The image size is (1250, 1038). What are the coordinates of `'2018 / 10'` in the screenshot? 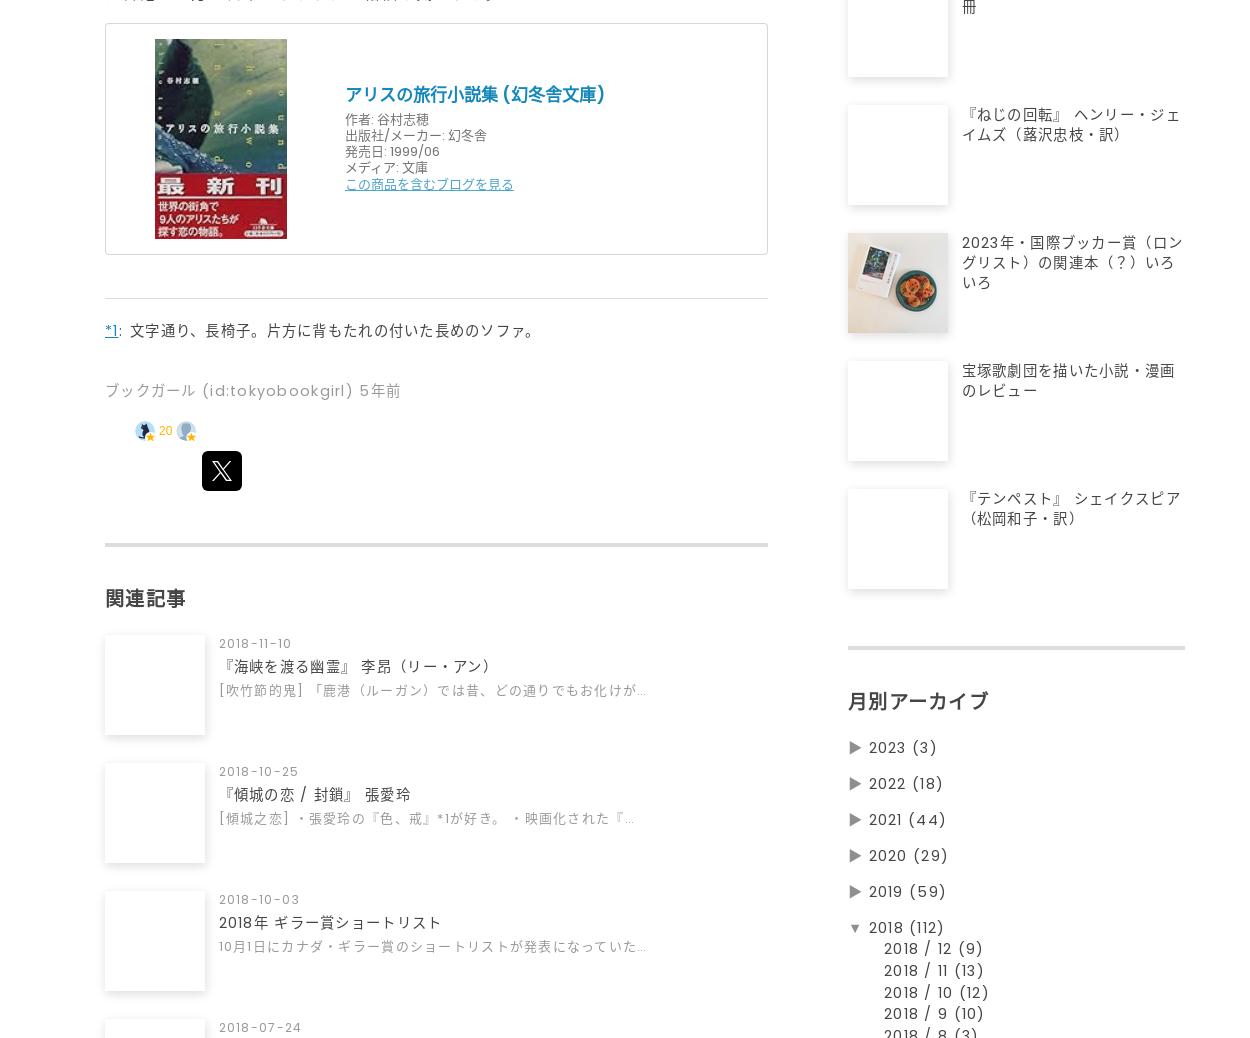 It's located at (921, 1001).